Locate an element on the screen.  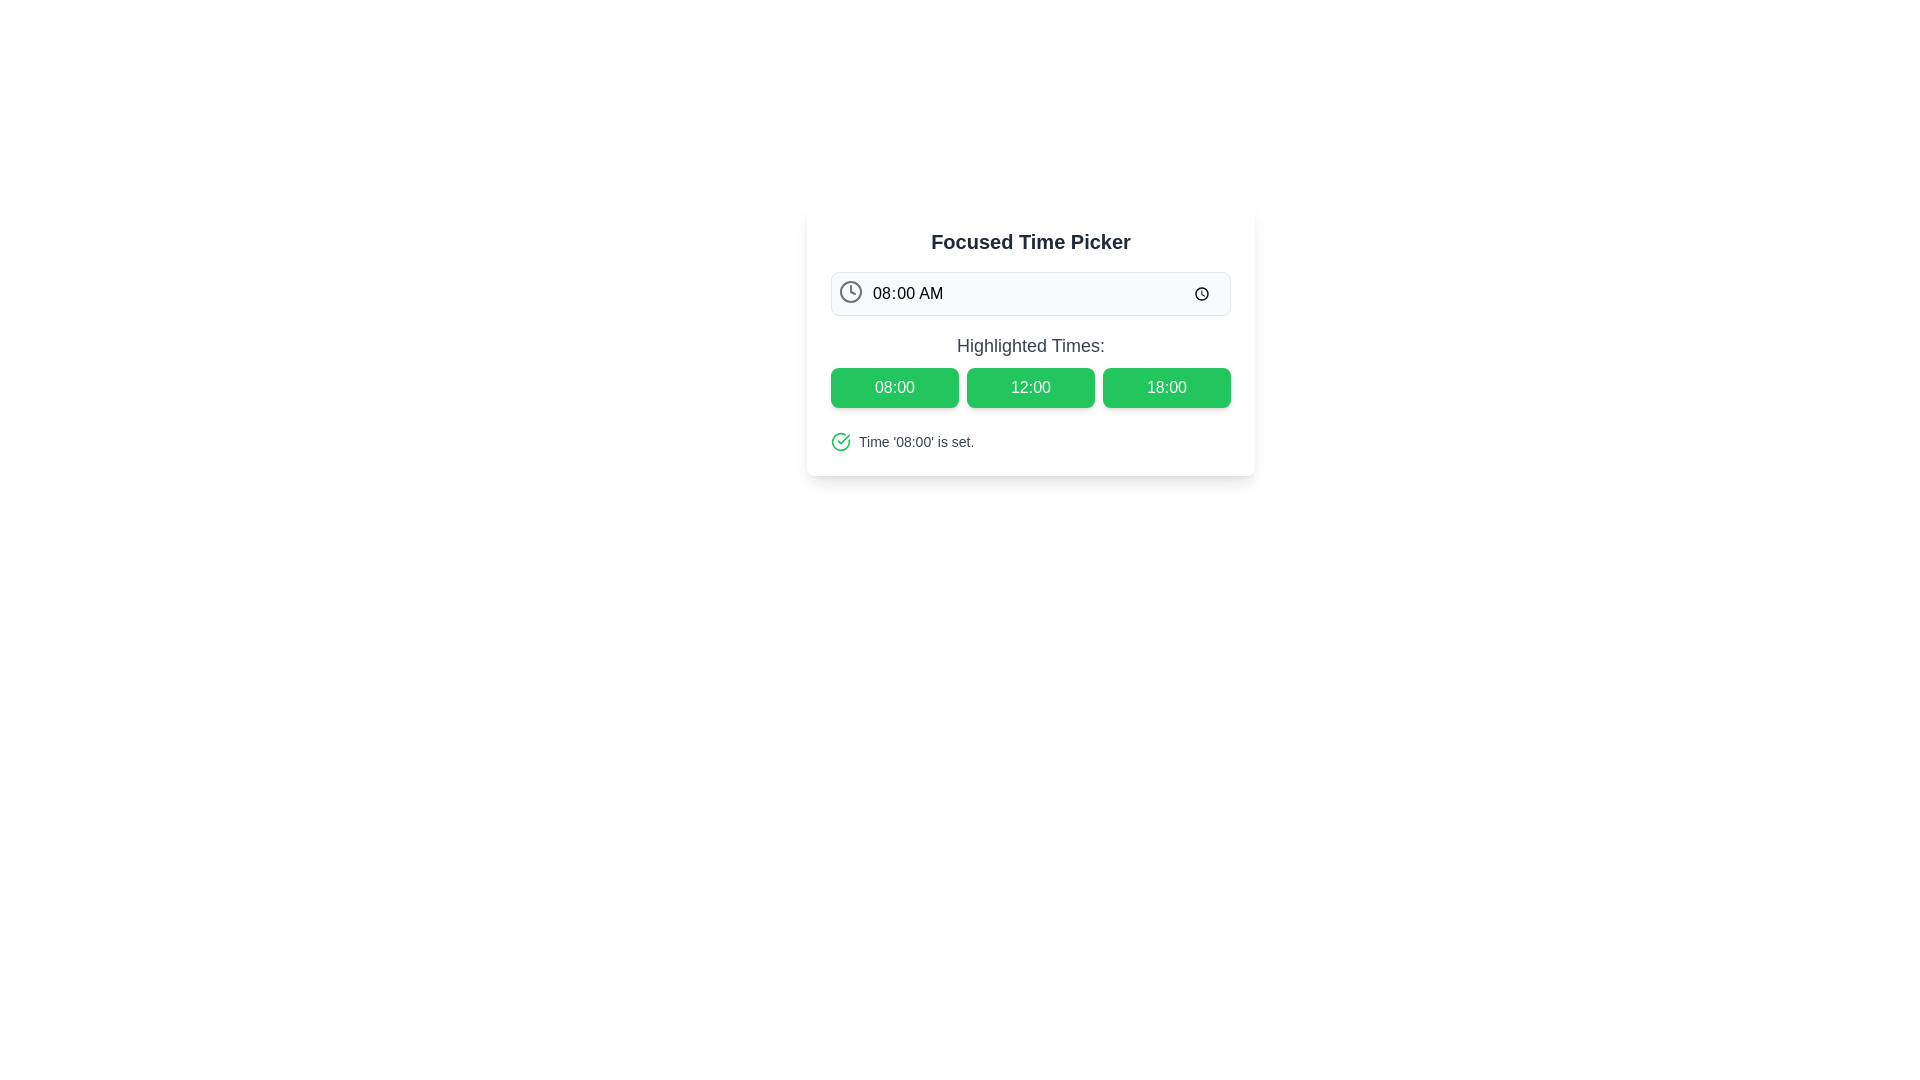
the '12:00' button in the 'Focused Time Picker' panel is located at coordinates (1031, 388).